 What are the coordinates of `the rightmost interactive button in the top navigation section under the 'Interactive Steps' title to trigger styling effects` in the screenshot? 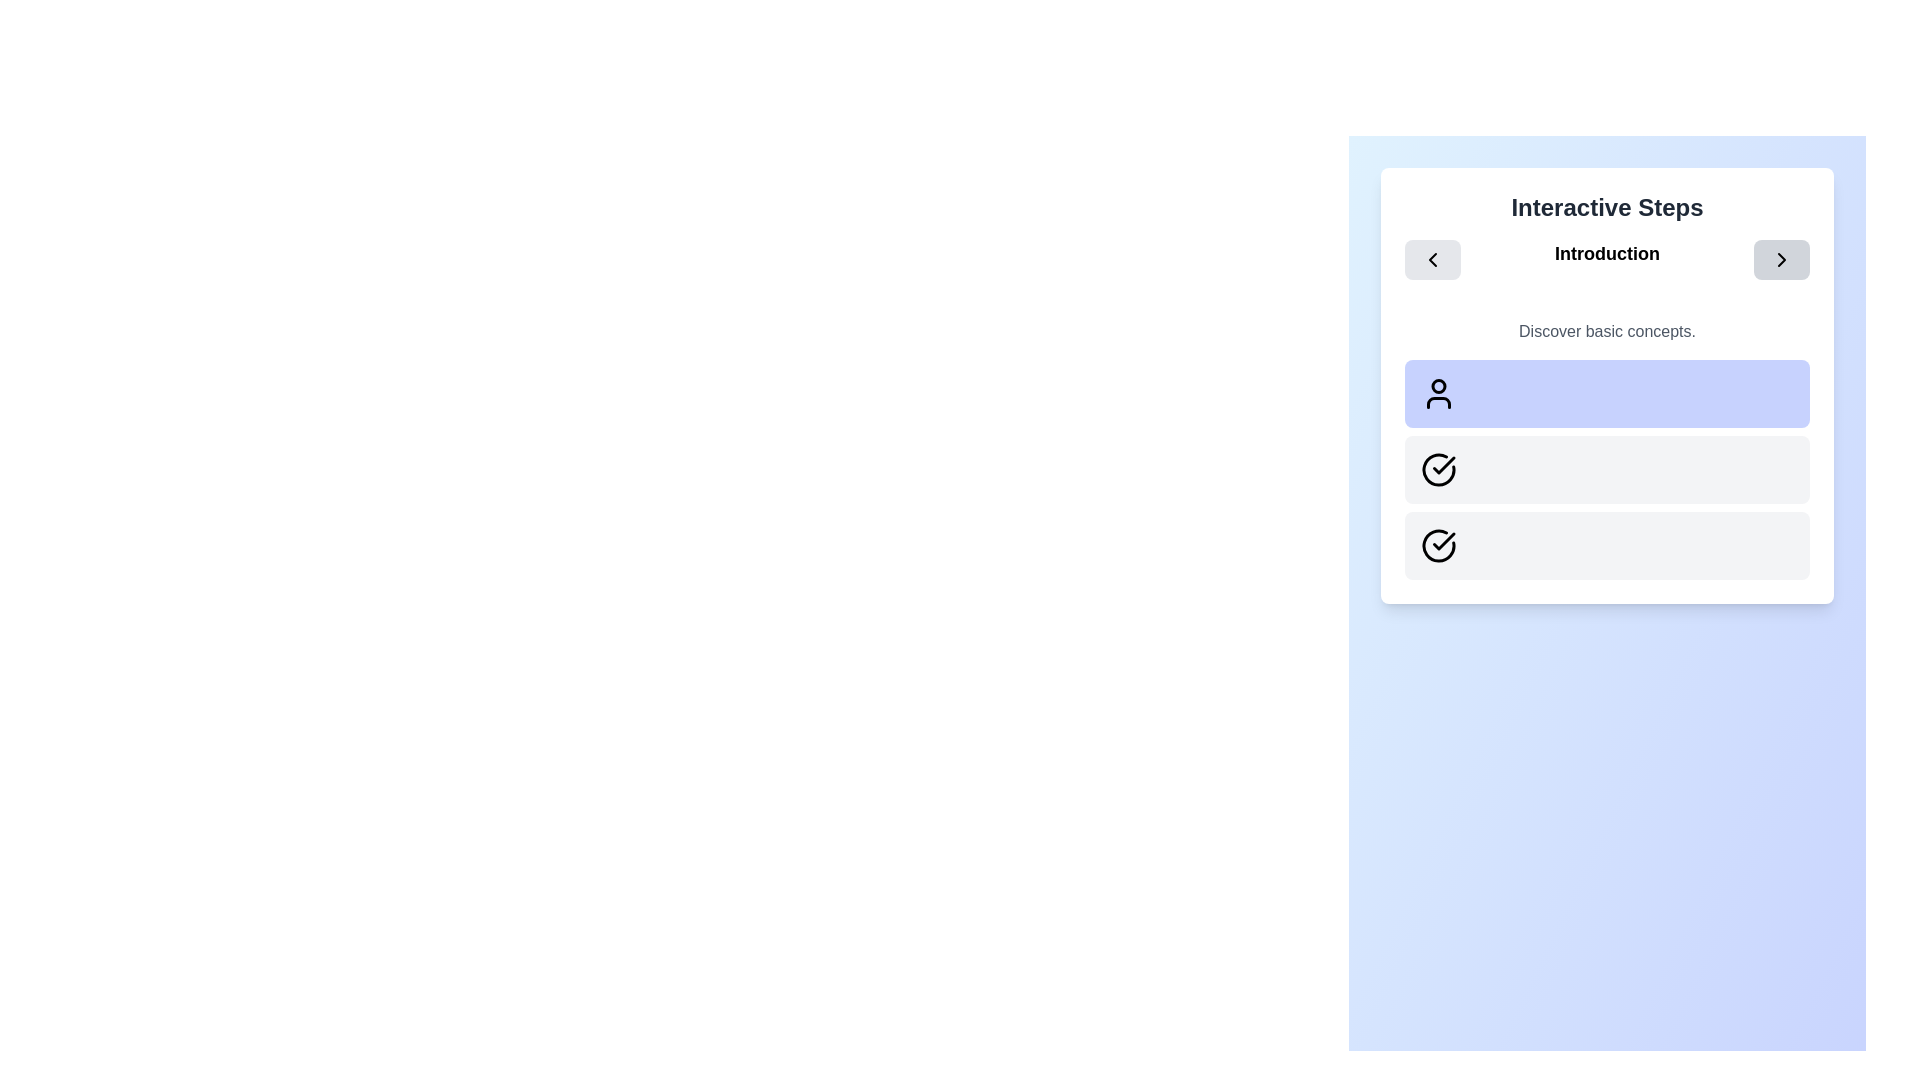 It's located at (1781, 258).